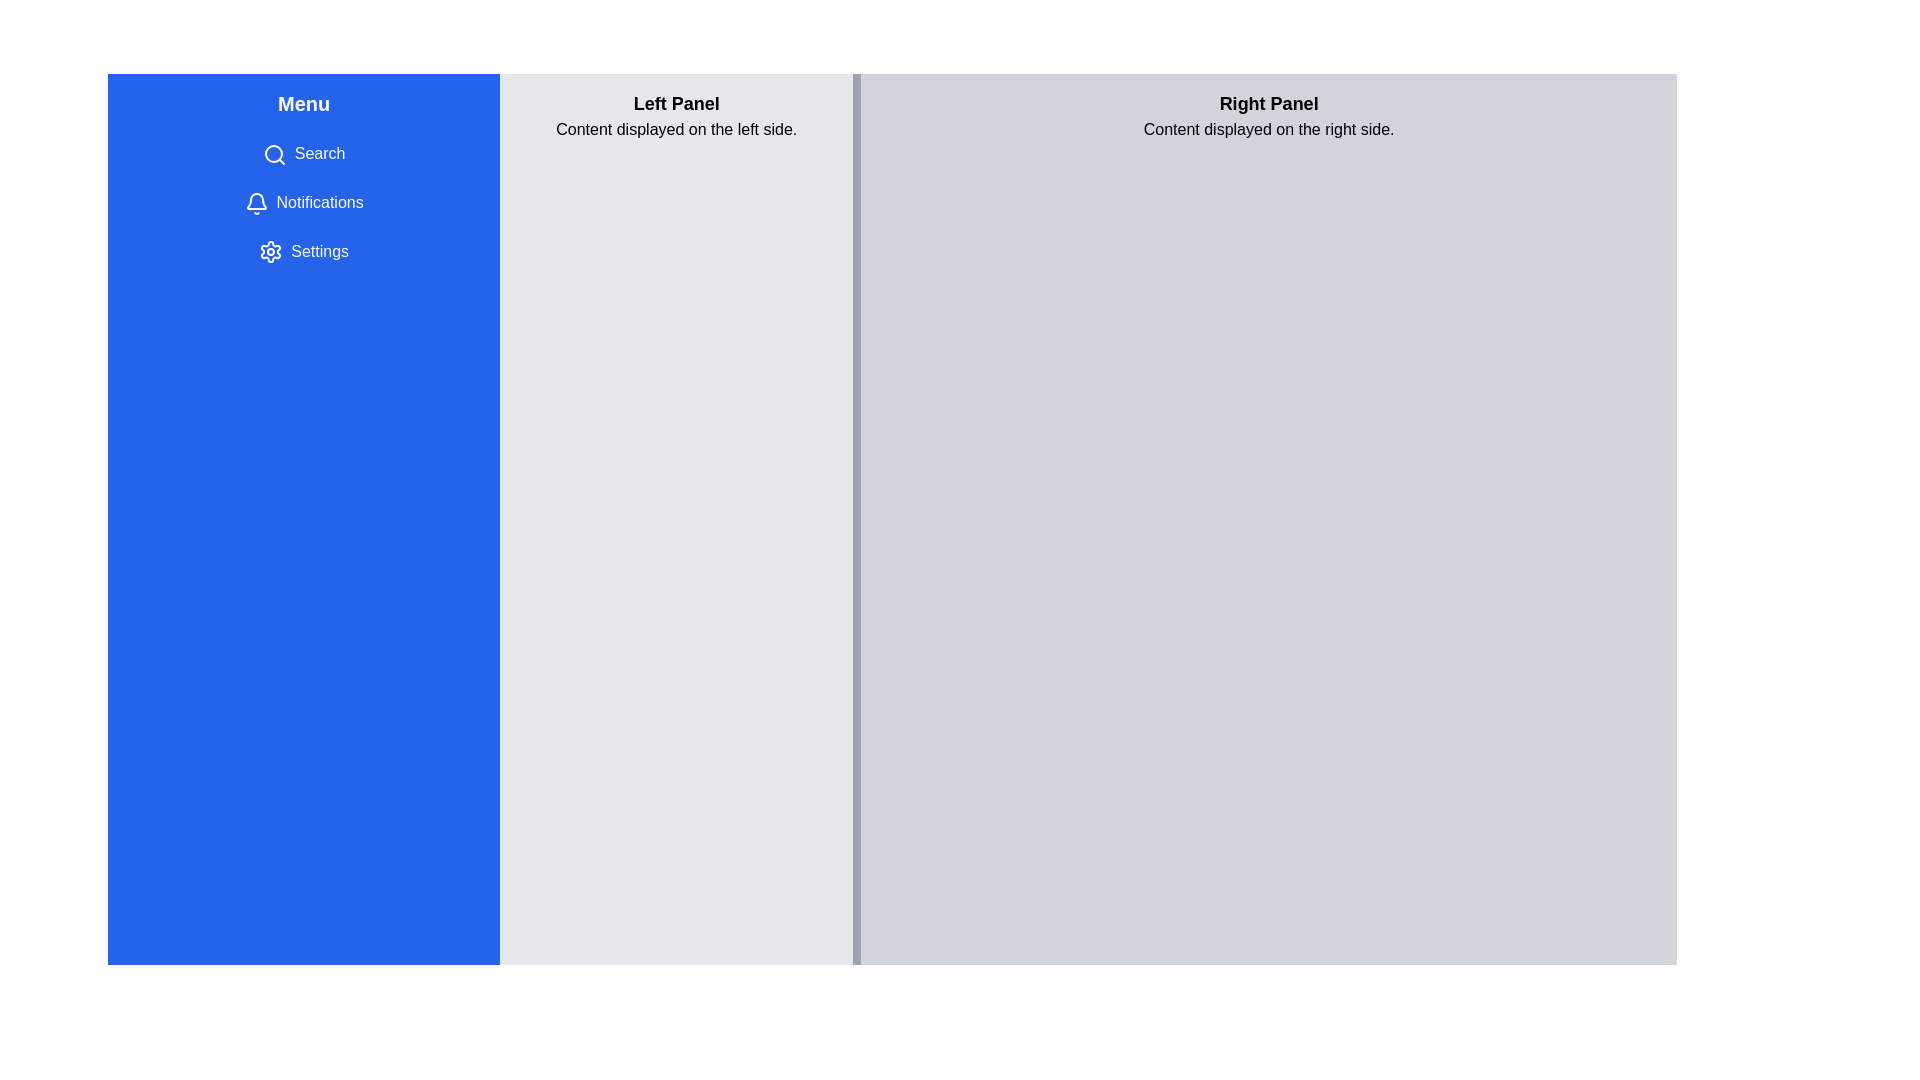 The width and height of the screenshot is (1920, 1080). Describe the element at coordinates (676, 130) in the screenshot. I see `the text label displaying 'Content displayed on the left side.' located under the 'Left Panel' in the left column of the interface` at that location.